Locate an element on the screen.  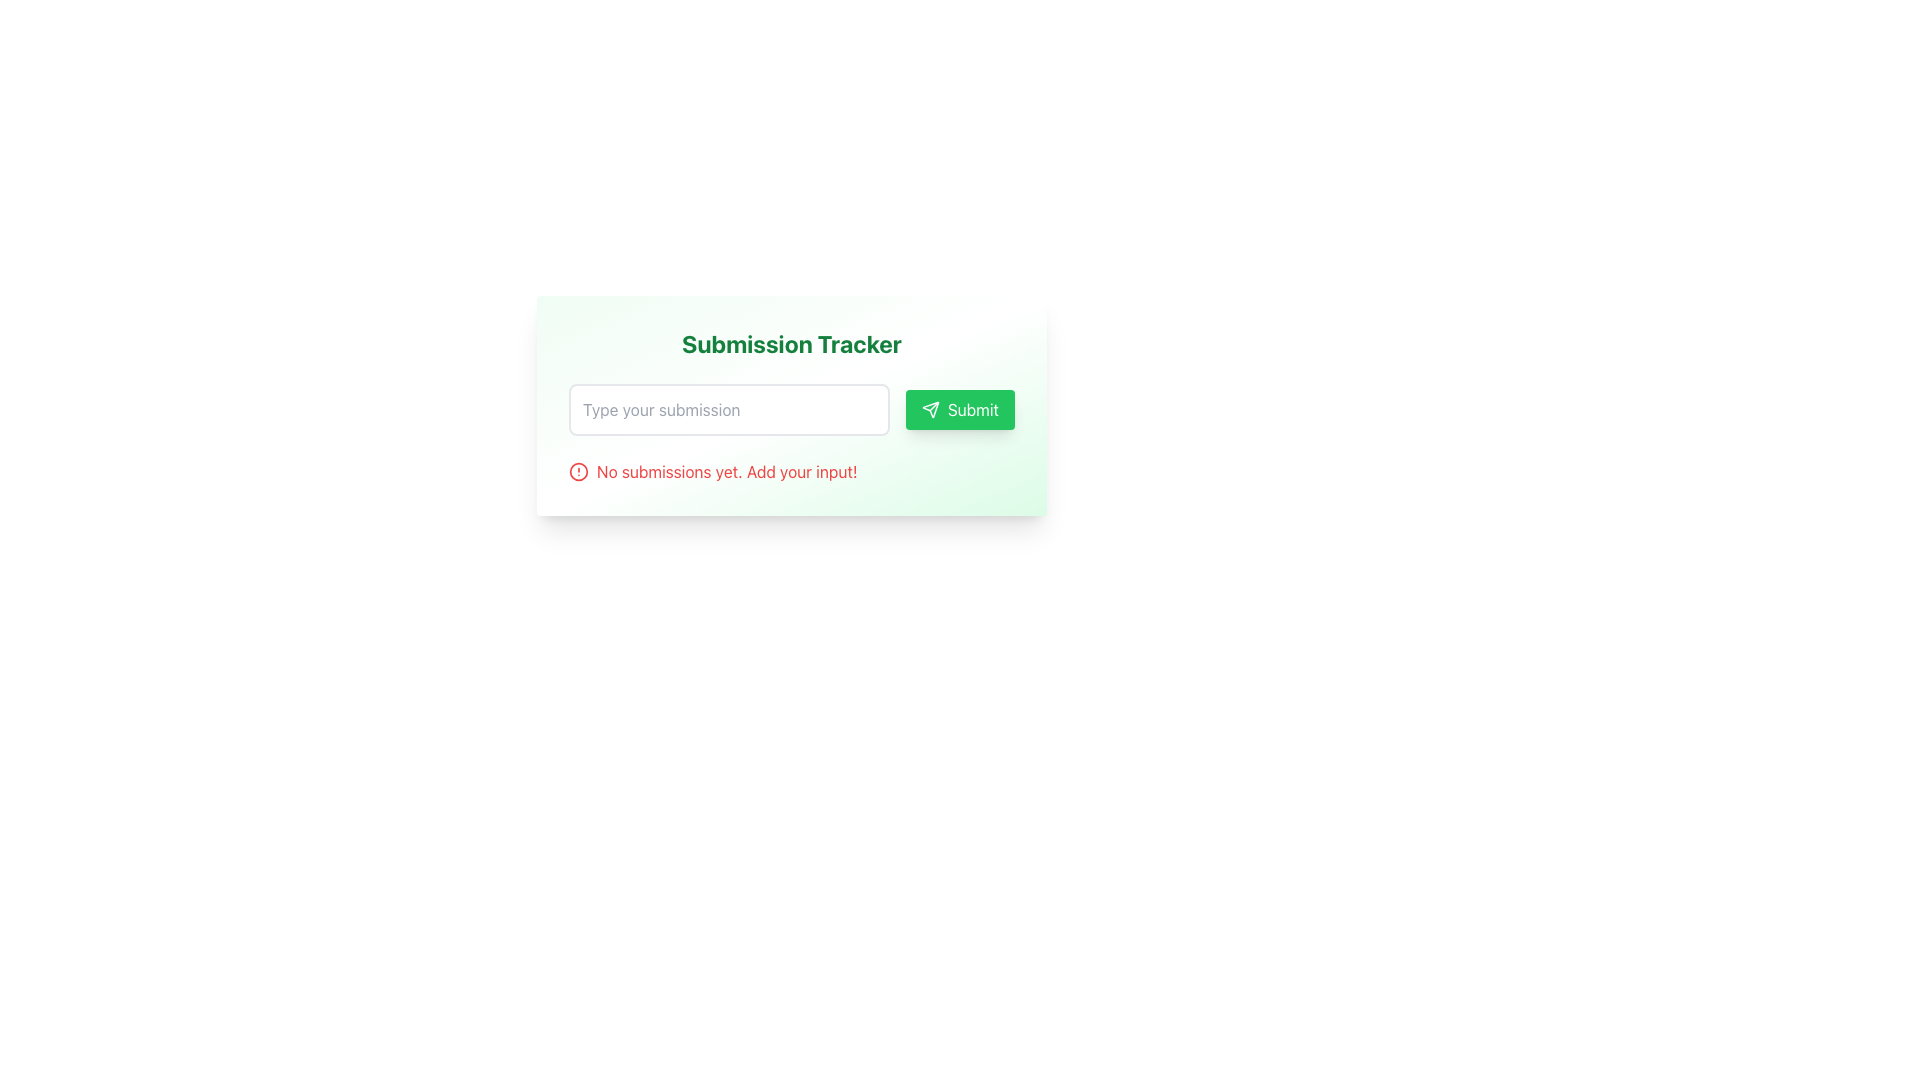
the text input field with placeholder 'Type your submission' to focus on it is located at coordinates (728, 408).